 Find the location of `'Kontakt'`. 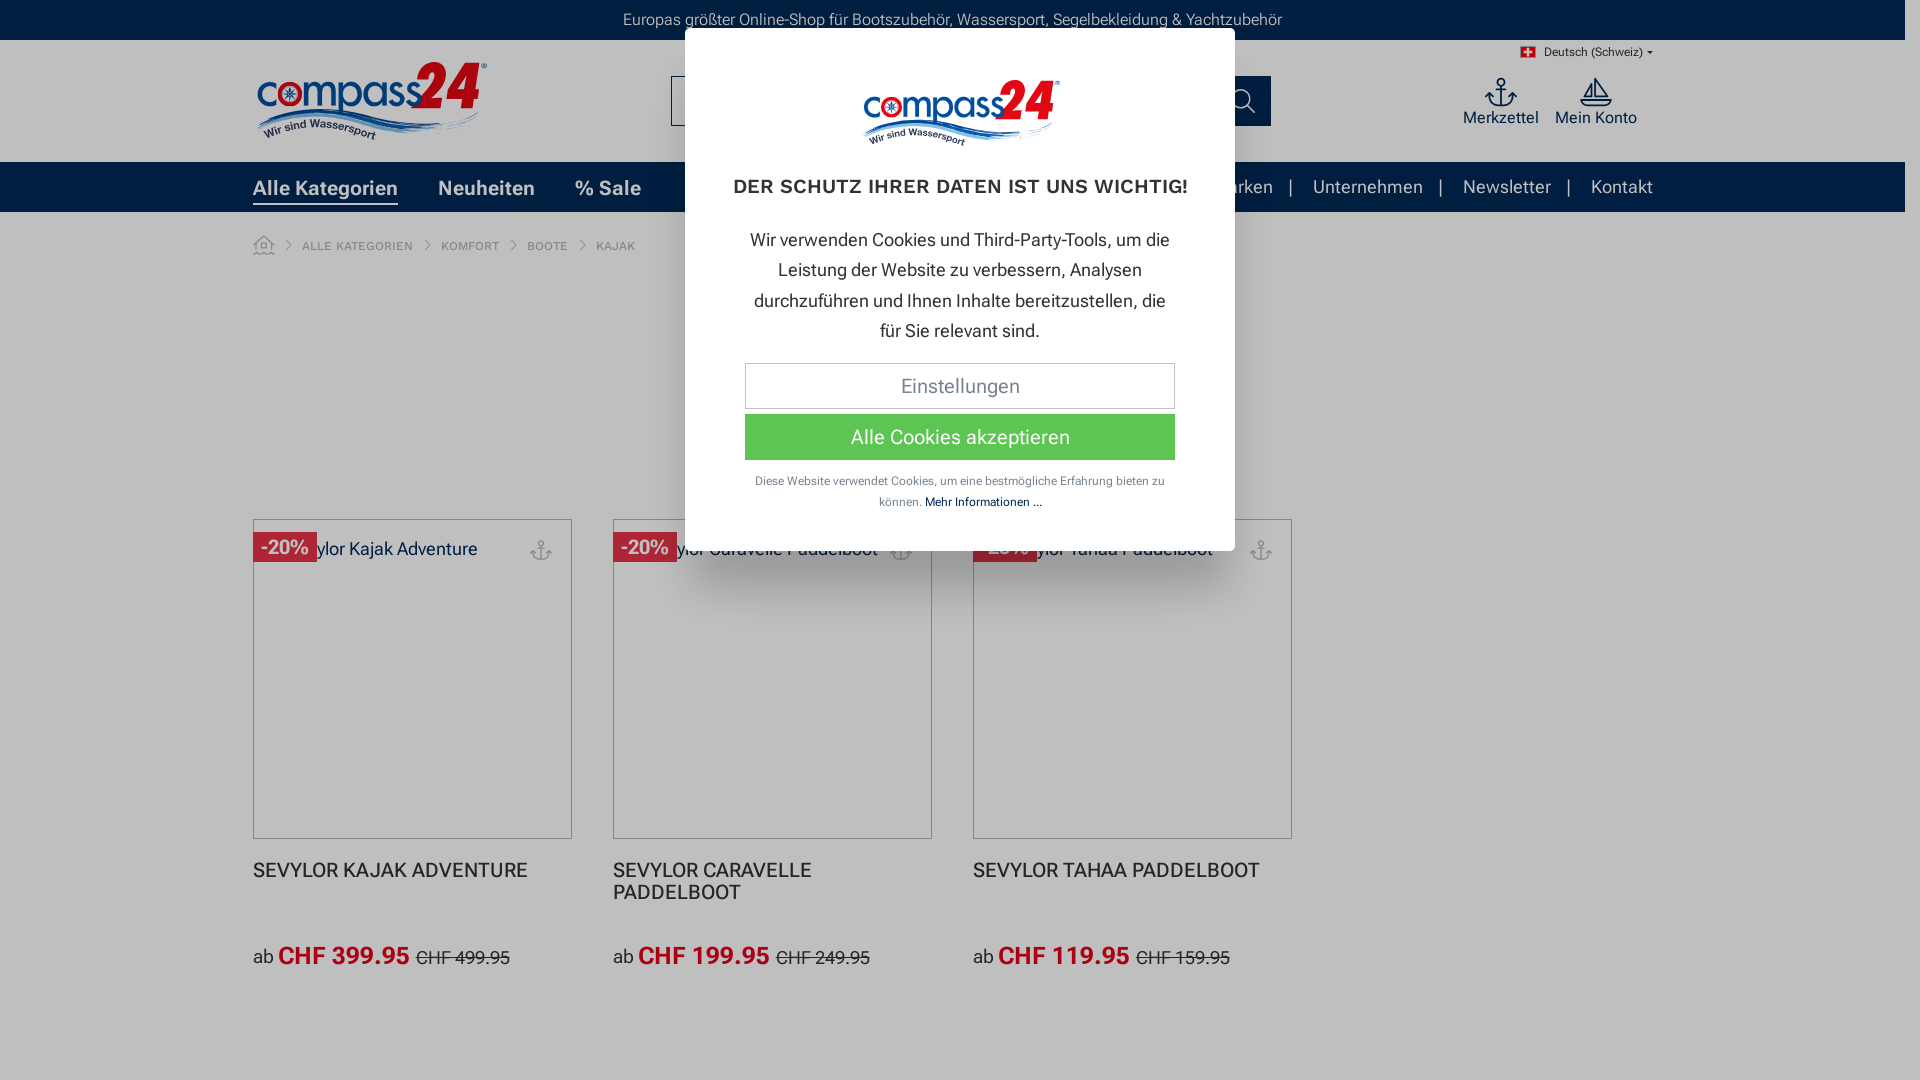

'Kontakt' is located at coordinates (1621, 186).